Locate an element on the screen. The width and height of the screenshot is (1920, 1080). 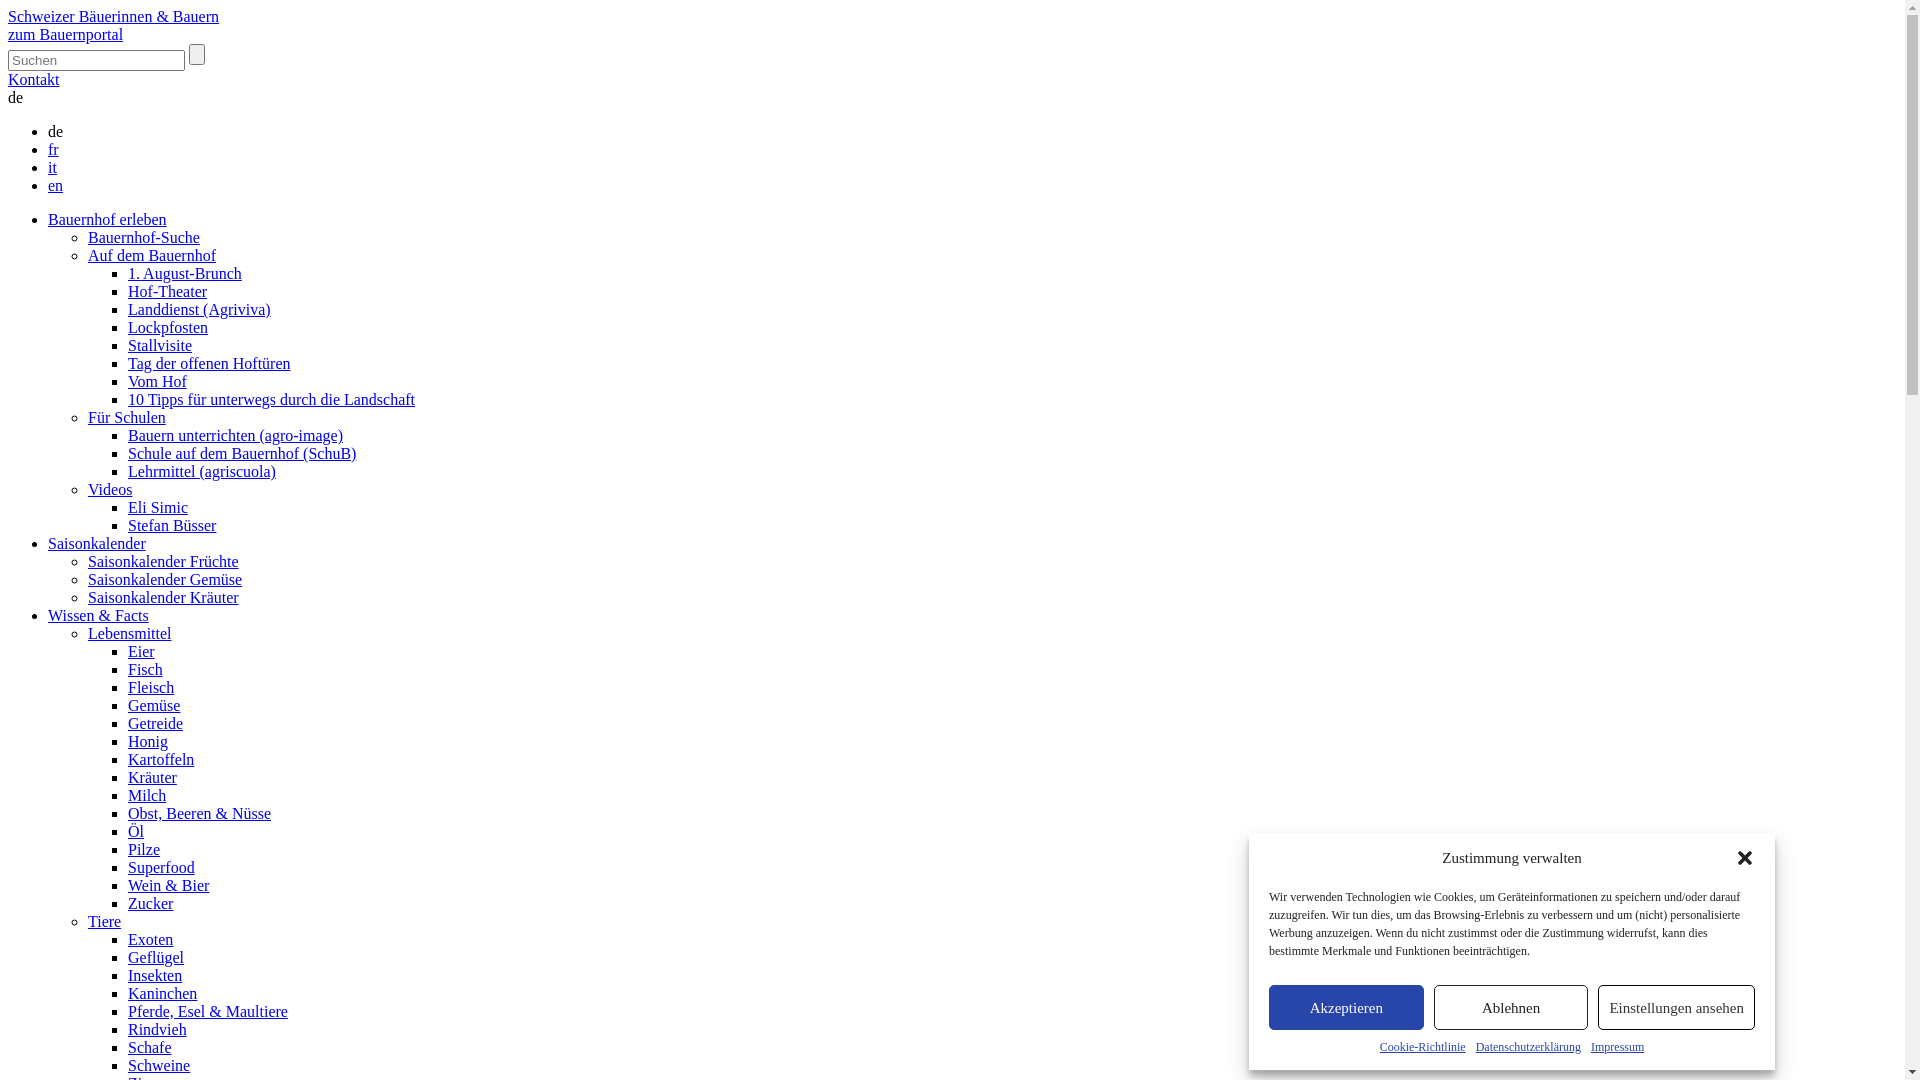
'Bauern unterrichten (agro-image)' is located at coordinates (235, 434).